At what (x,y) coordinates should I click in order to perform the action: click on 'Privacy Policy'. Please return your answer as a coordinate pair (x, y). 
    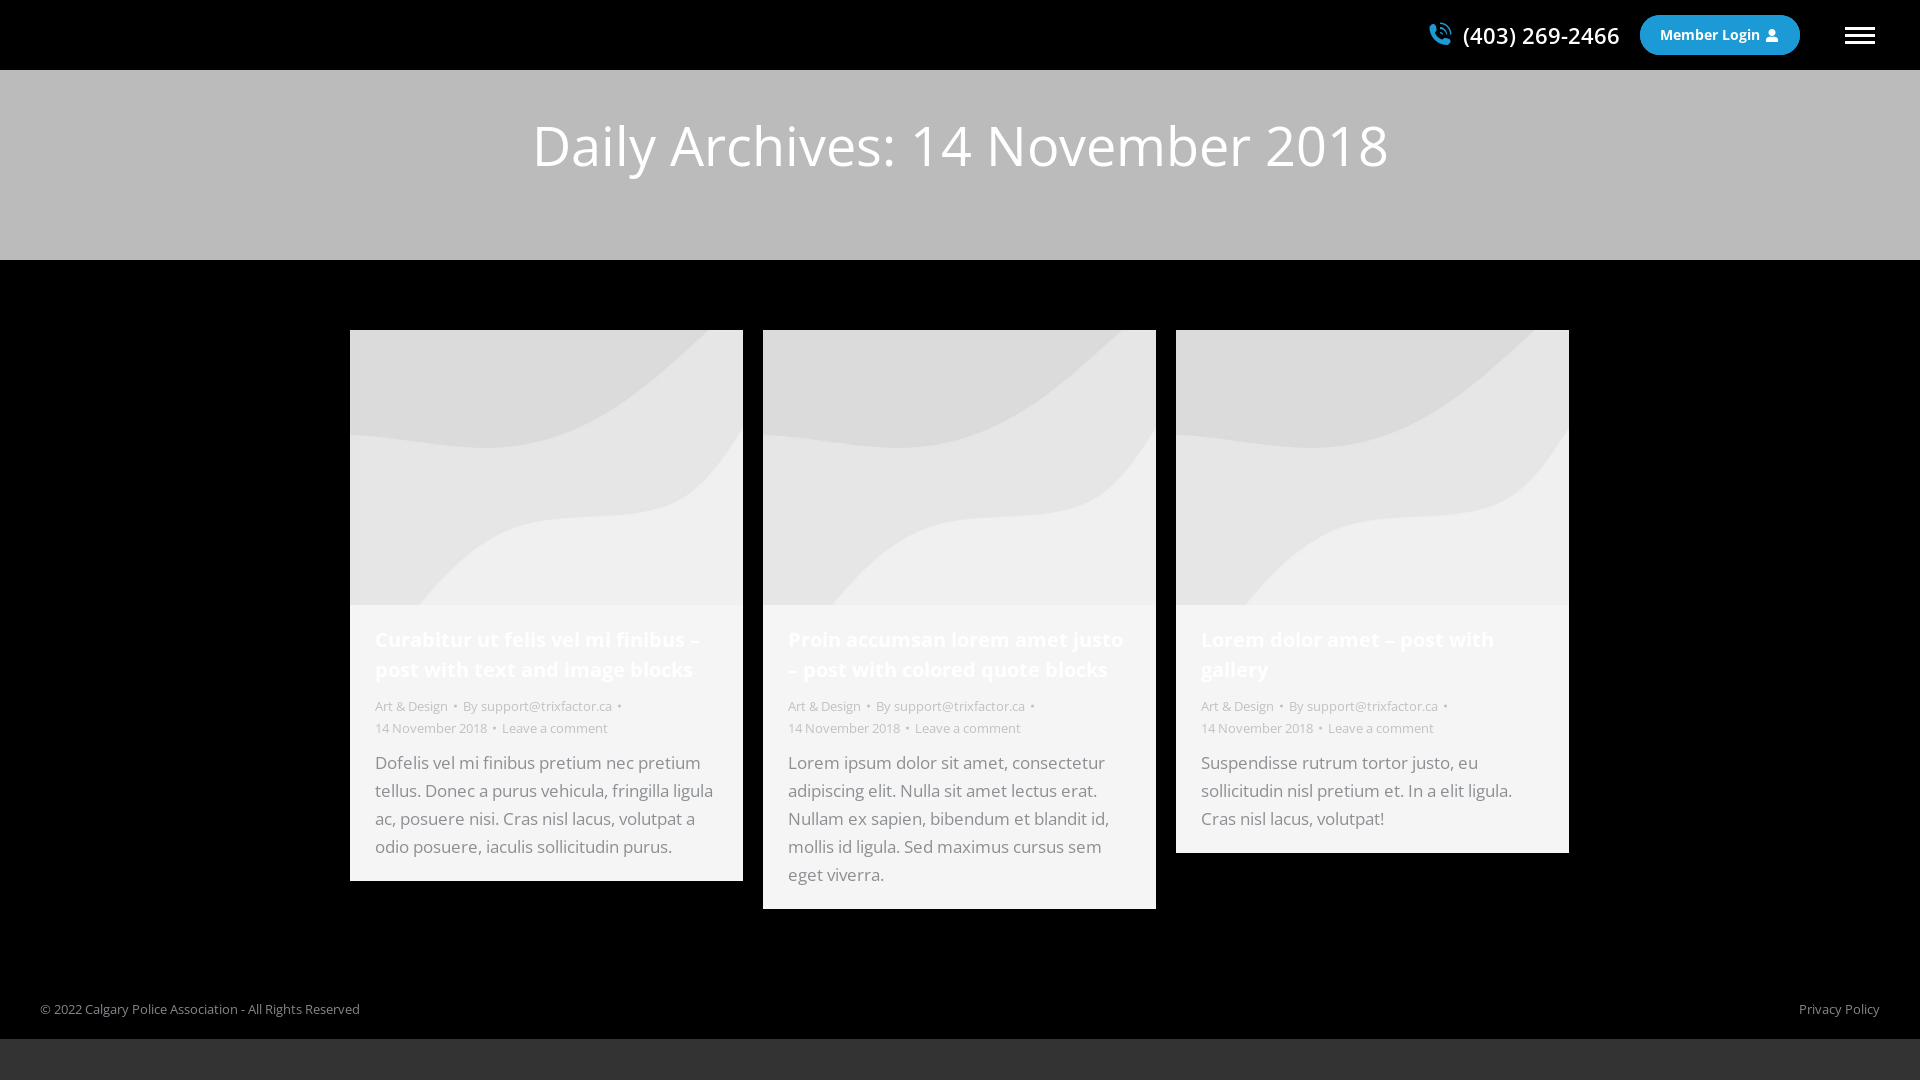
    Looking at the image, I should click on (1839, 1009).